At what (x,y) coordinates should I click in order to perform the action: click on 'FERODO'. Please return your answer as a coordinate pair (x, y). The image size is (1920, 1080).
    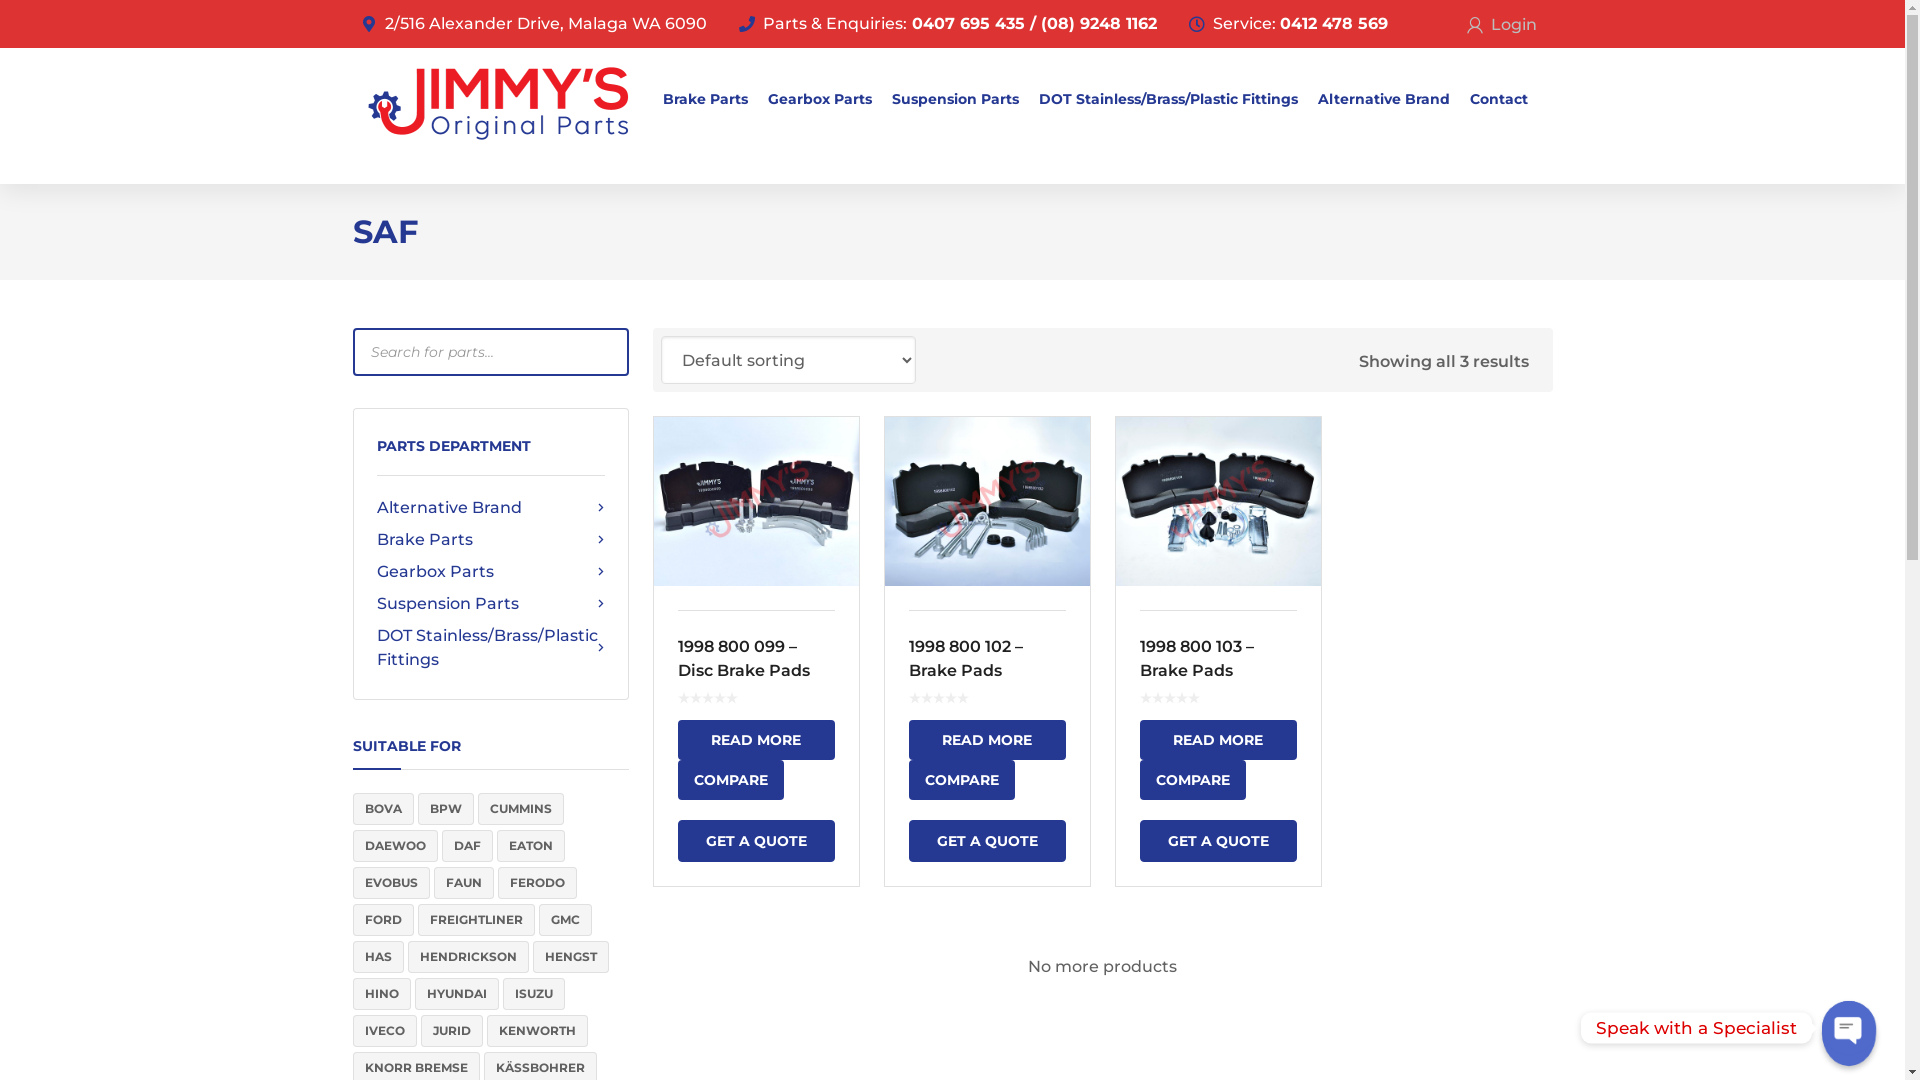
    Looking at the image, I should click on (498, 882).